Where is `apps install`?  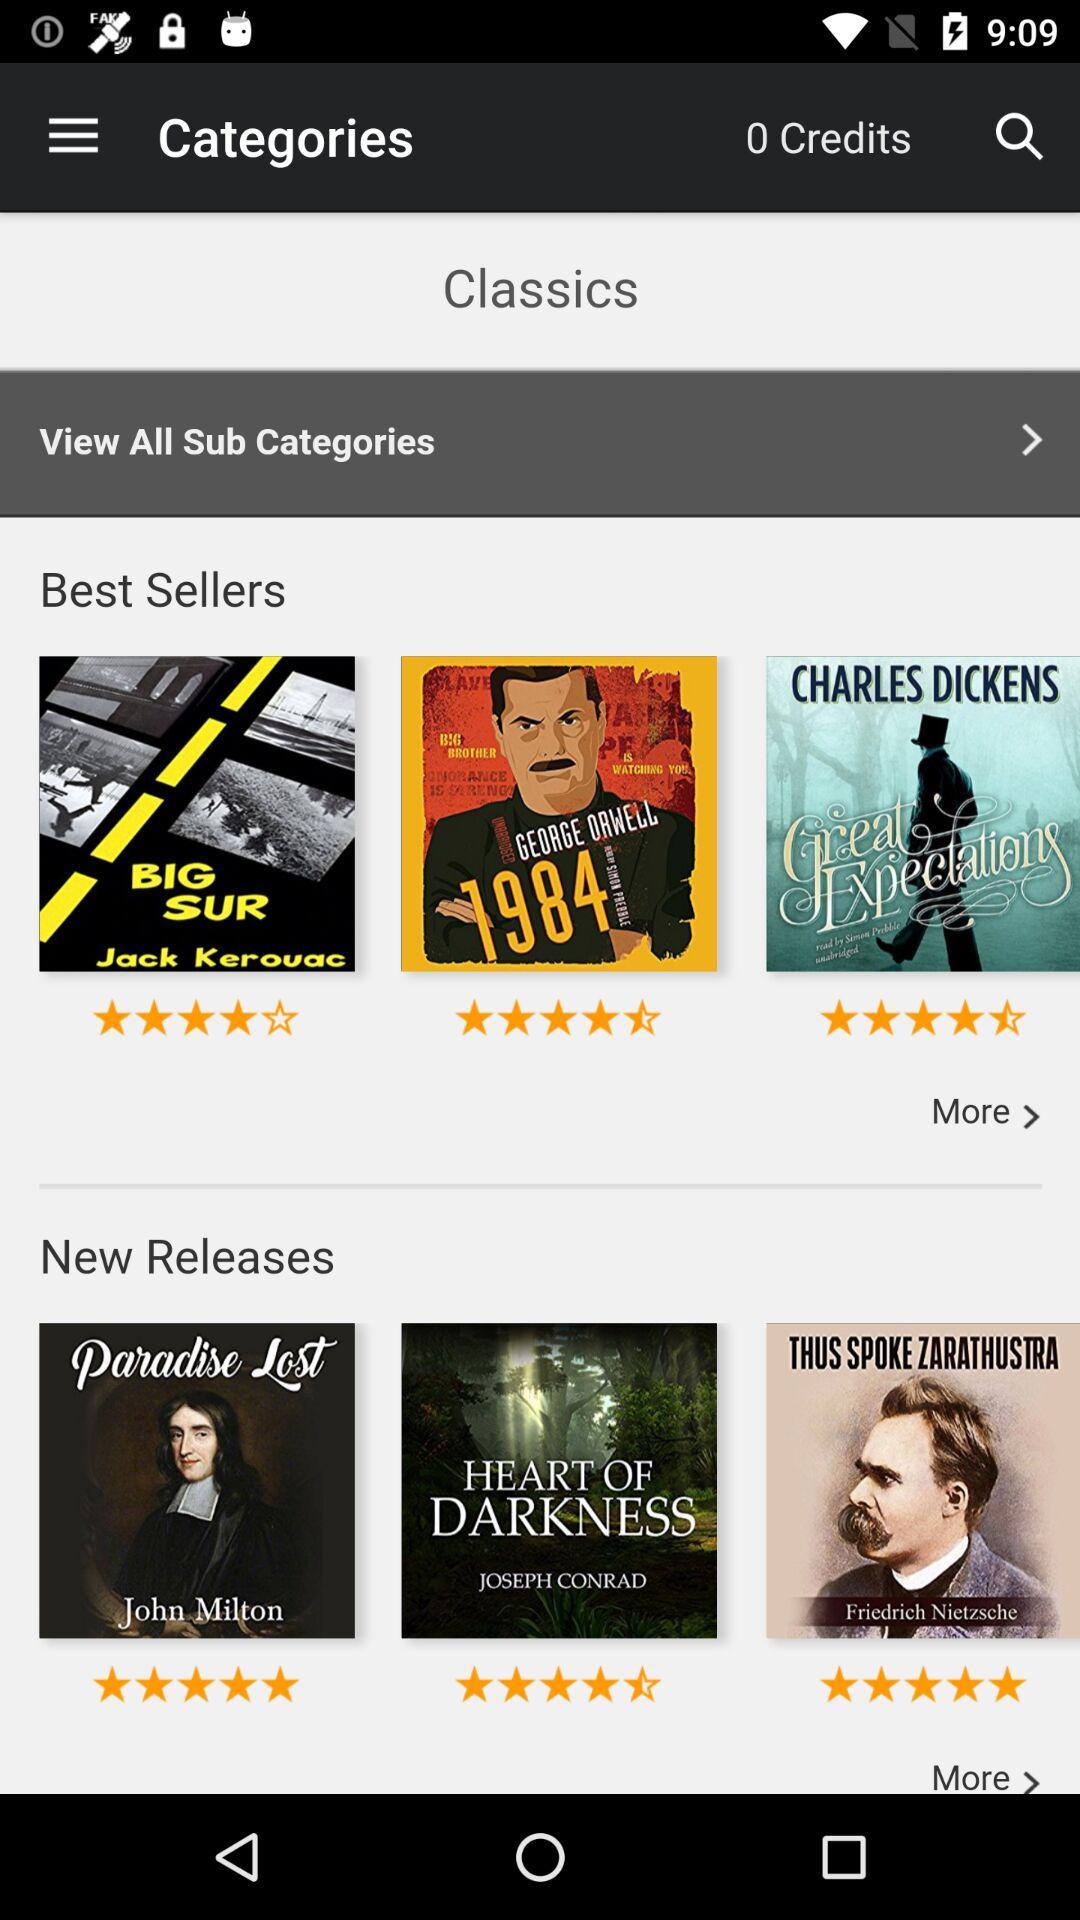
apps install is located at coordinates (540, 1002).